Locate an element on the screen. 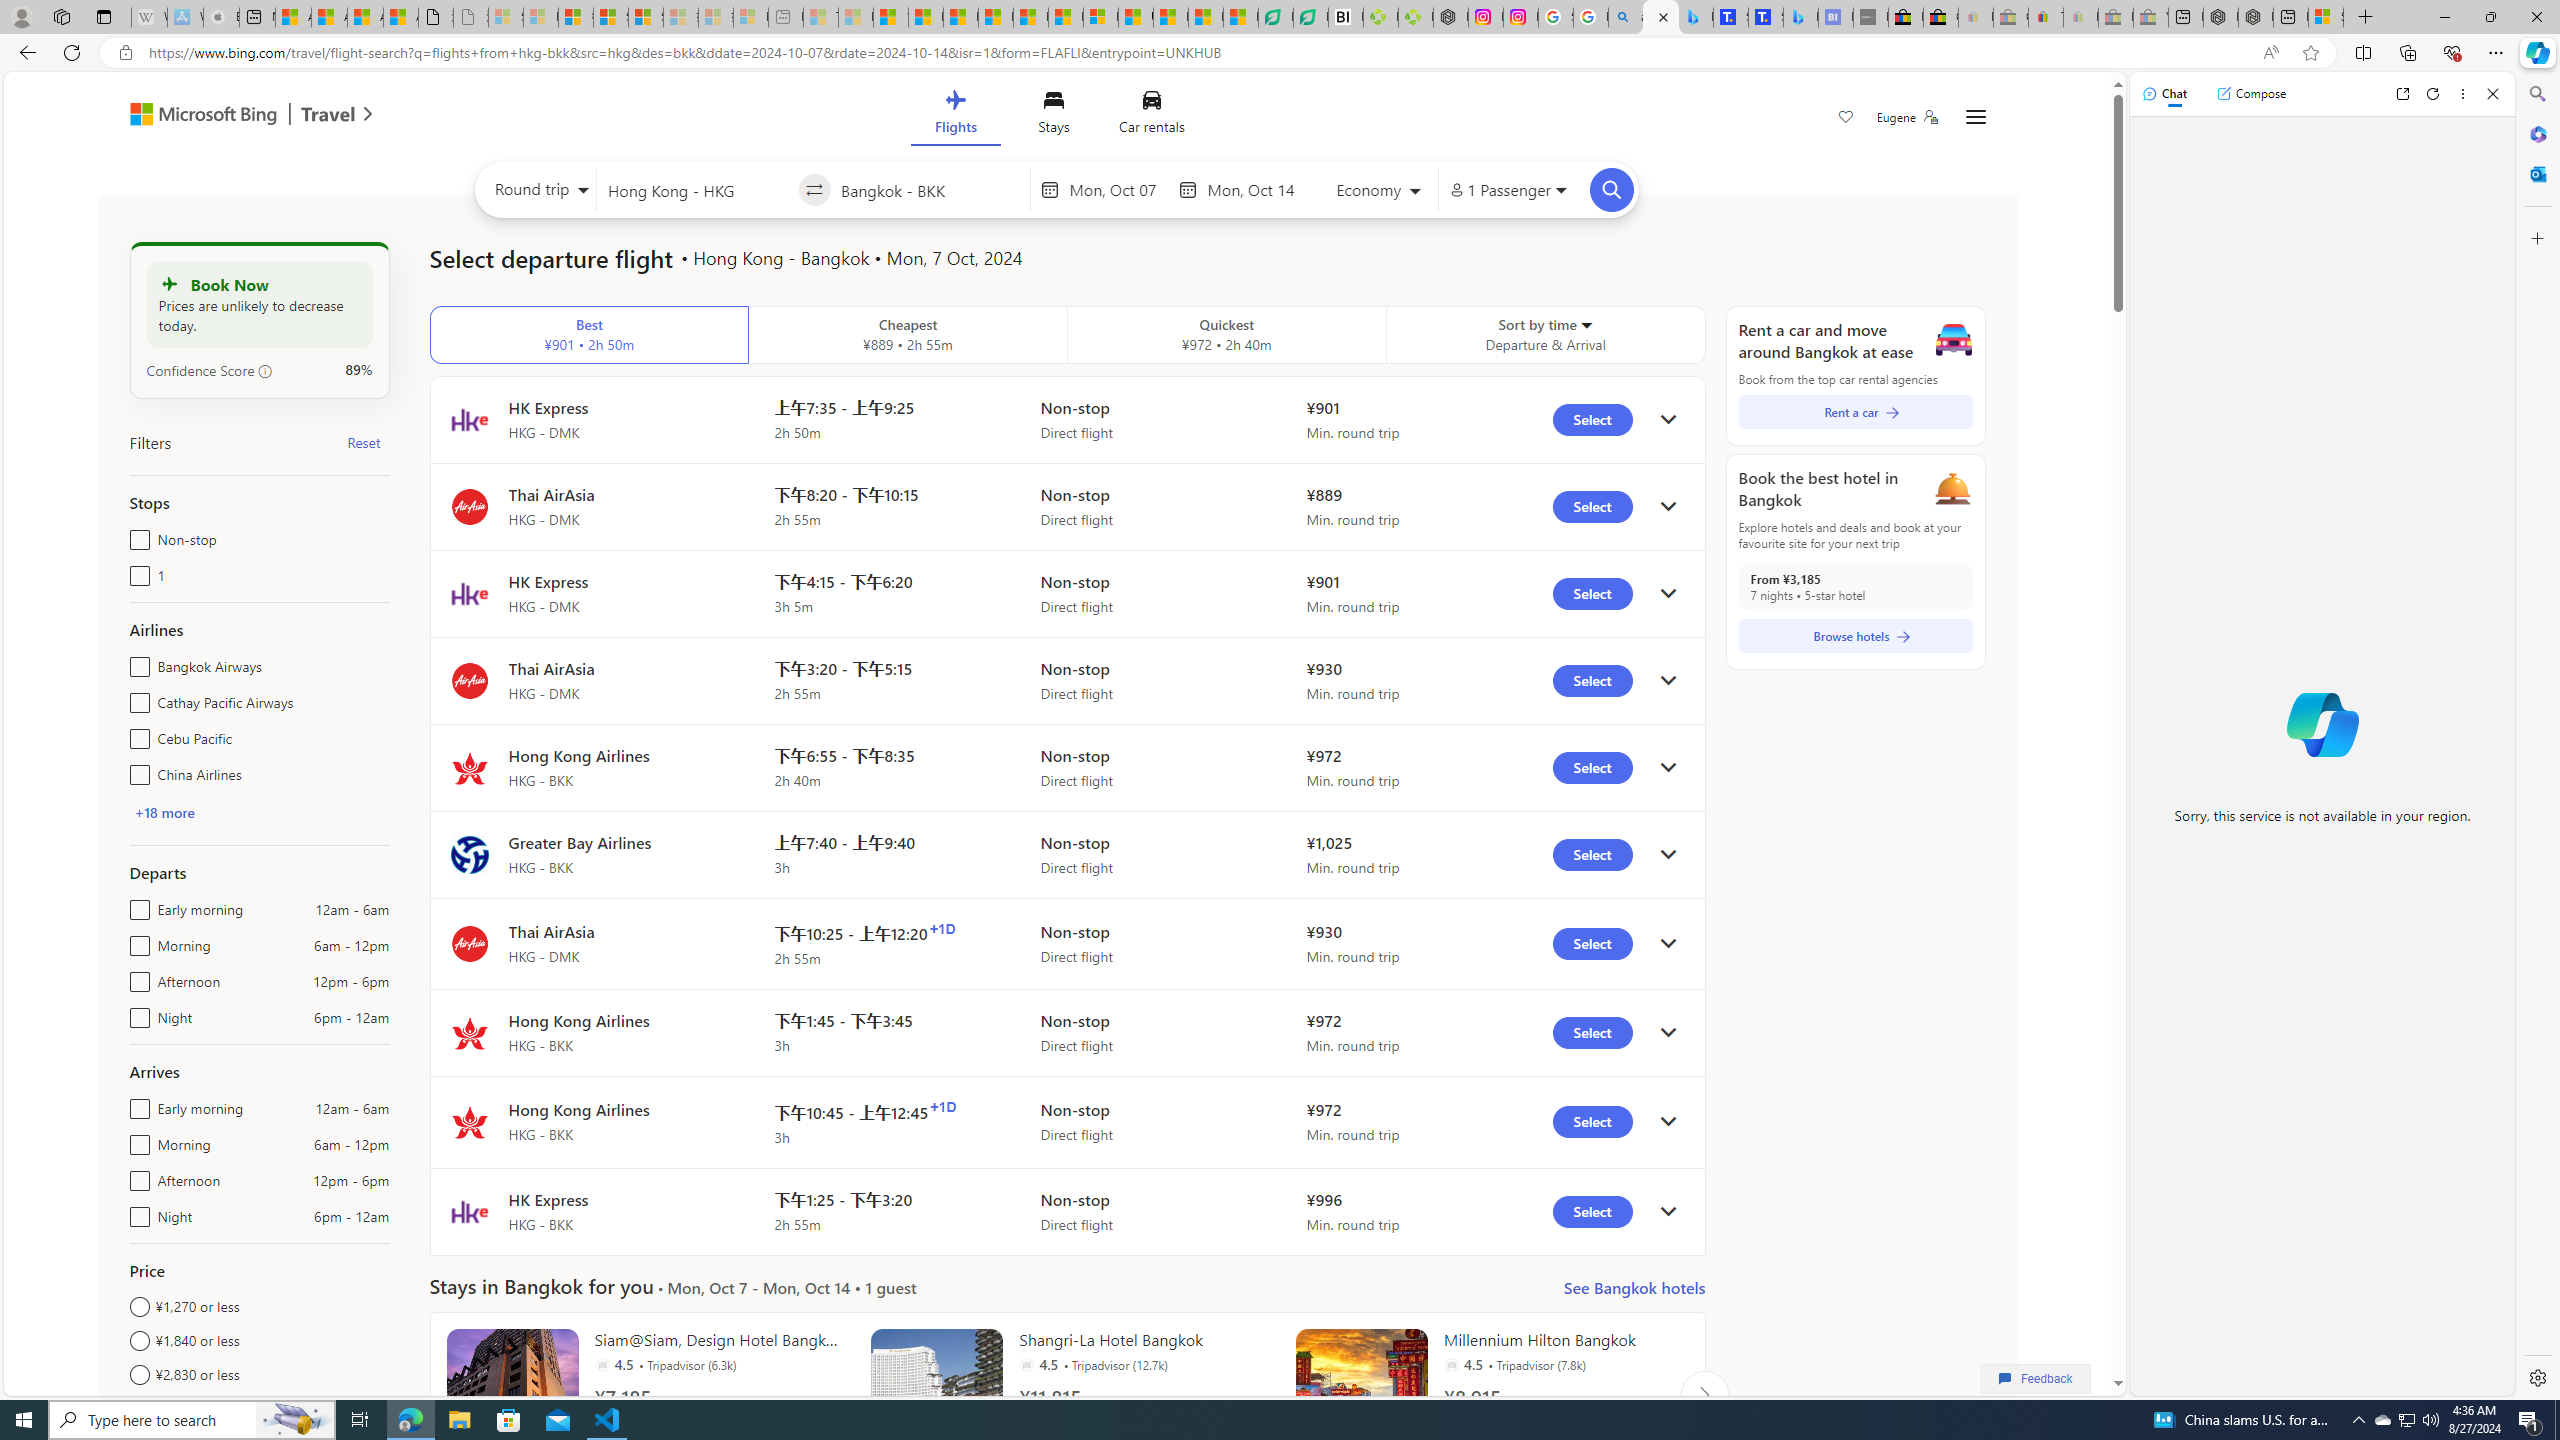  'Browse hotels' is located at coordinates (1855, 635).